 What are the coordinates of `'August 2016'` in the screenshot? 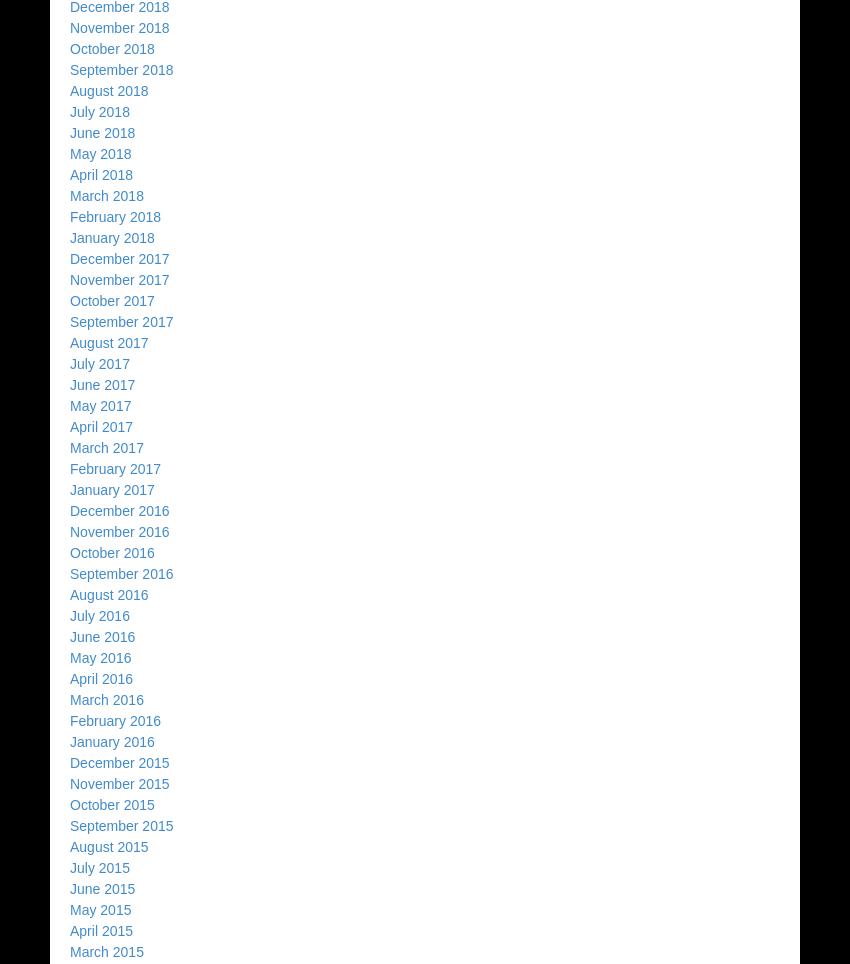 It's located at (107, 593).